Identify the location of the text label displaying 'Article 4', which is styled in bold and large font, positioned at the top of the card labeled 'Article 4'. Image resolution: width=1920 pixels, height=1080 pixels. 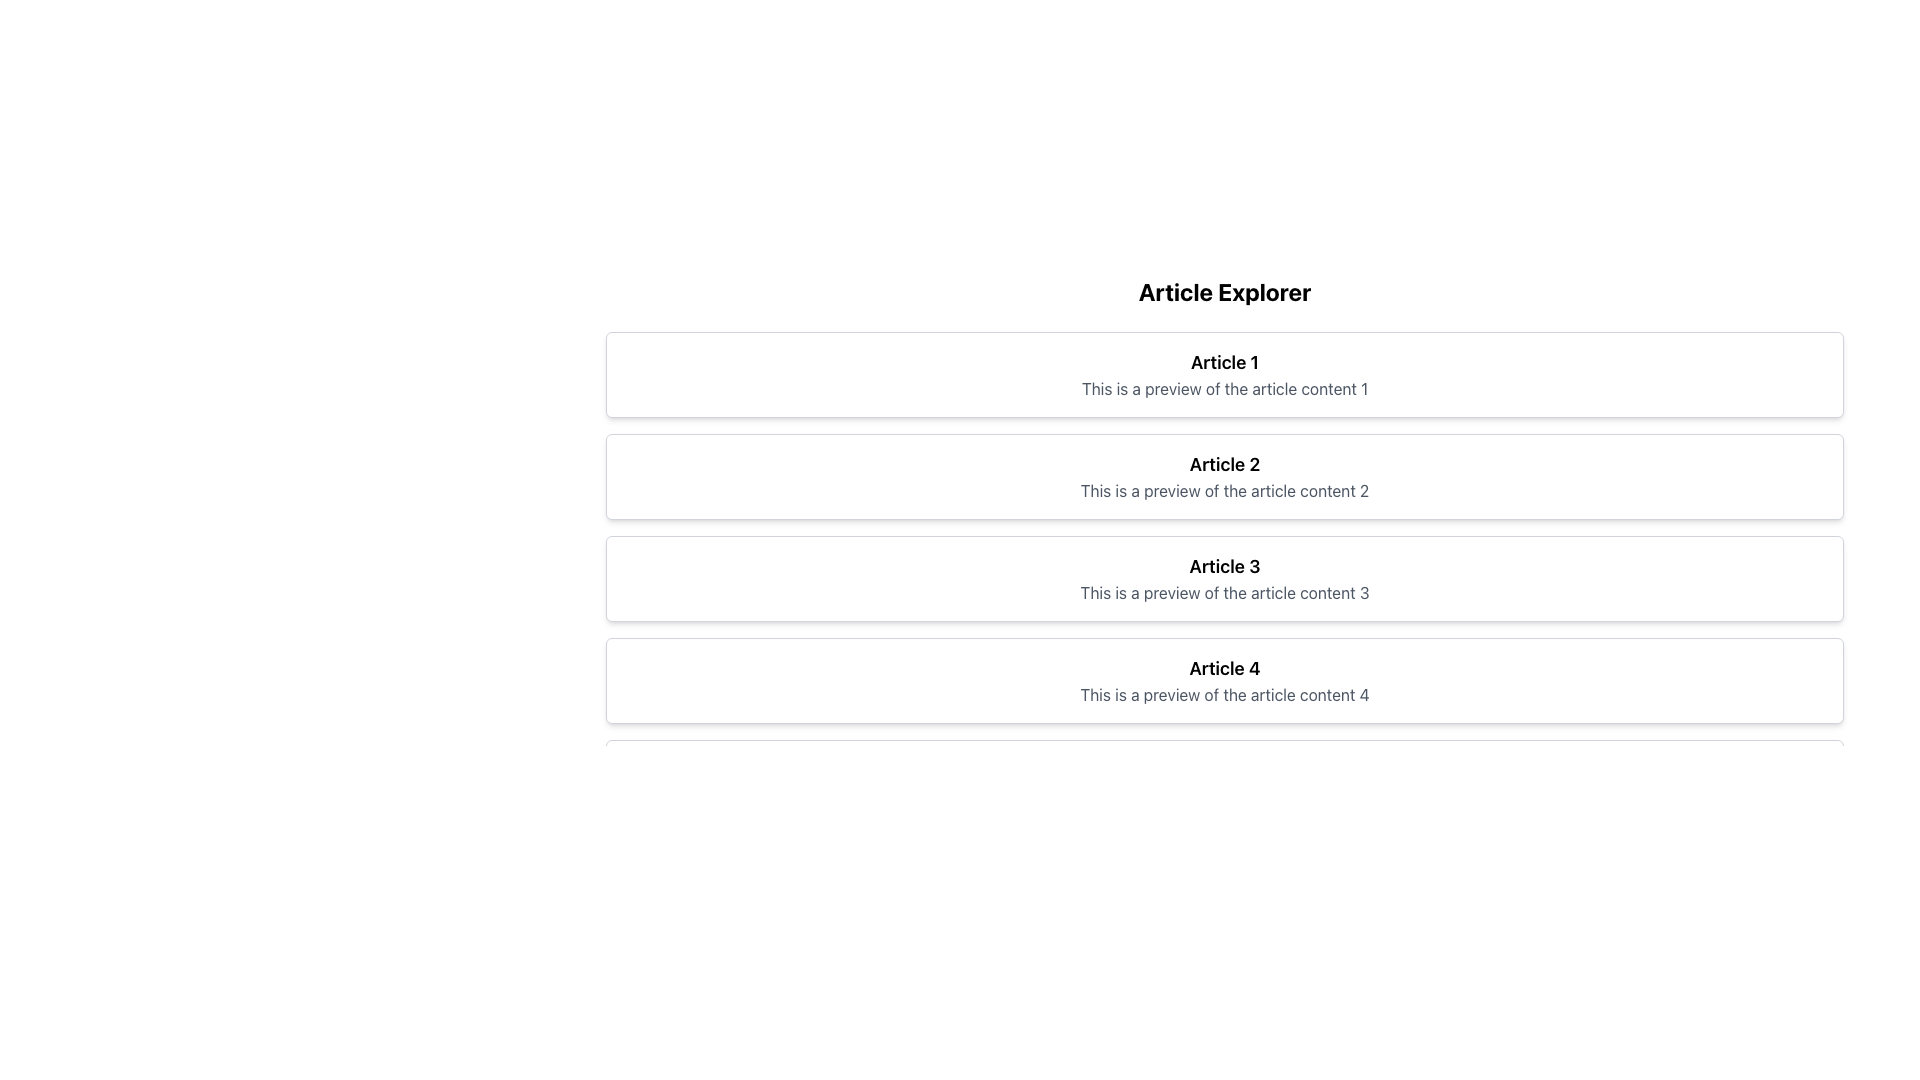
(1223, 668).